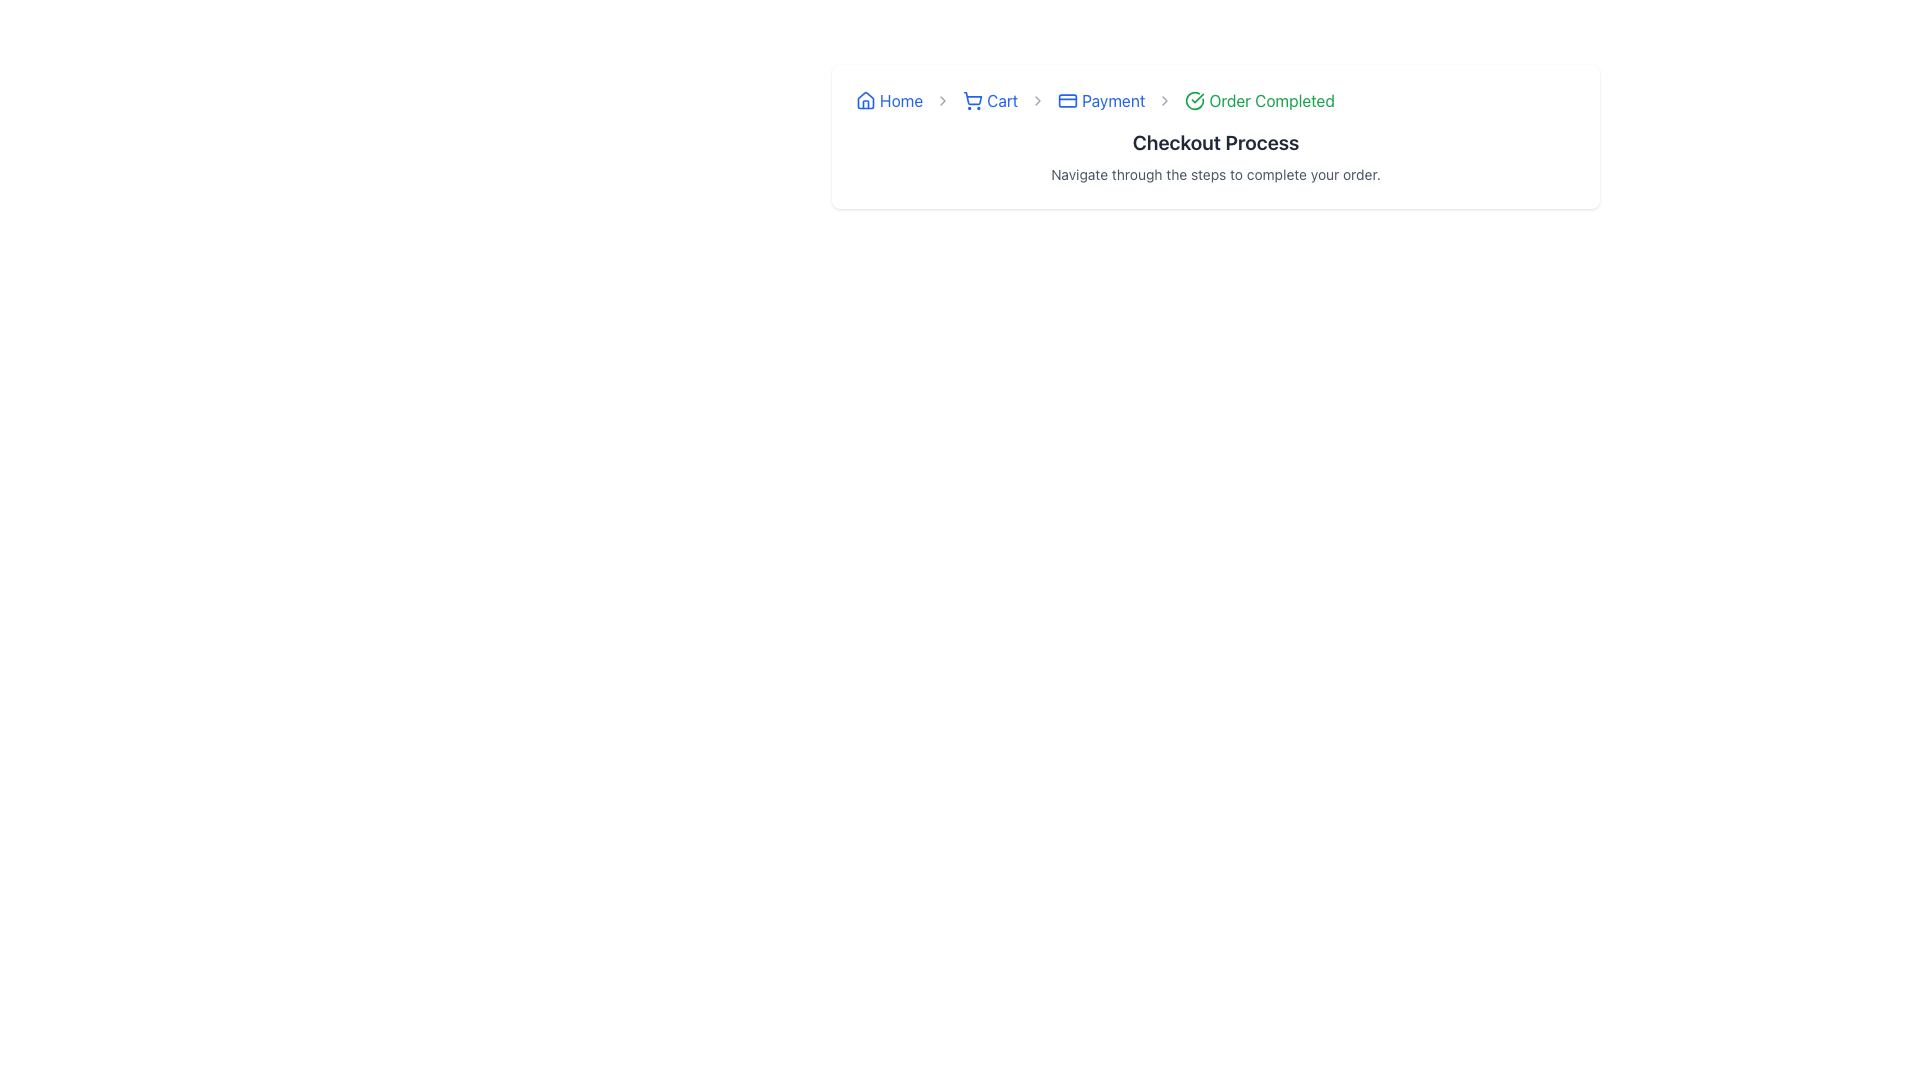 The height and width of the screenshot is (1080, 1920). What do you see at coordinates (1067, 100) in the screenshot?
I see `the outlined rectangle with rounded corners inside the credit card icon in the 'Payment' step of the checkout navigation elements` at bounding box center [1067, 100].